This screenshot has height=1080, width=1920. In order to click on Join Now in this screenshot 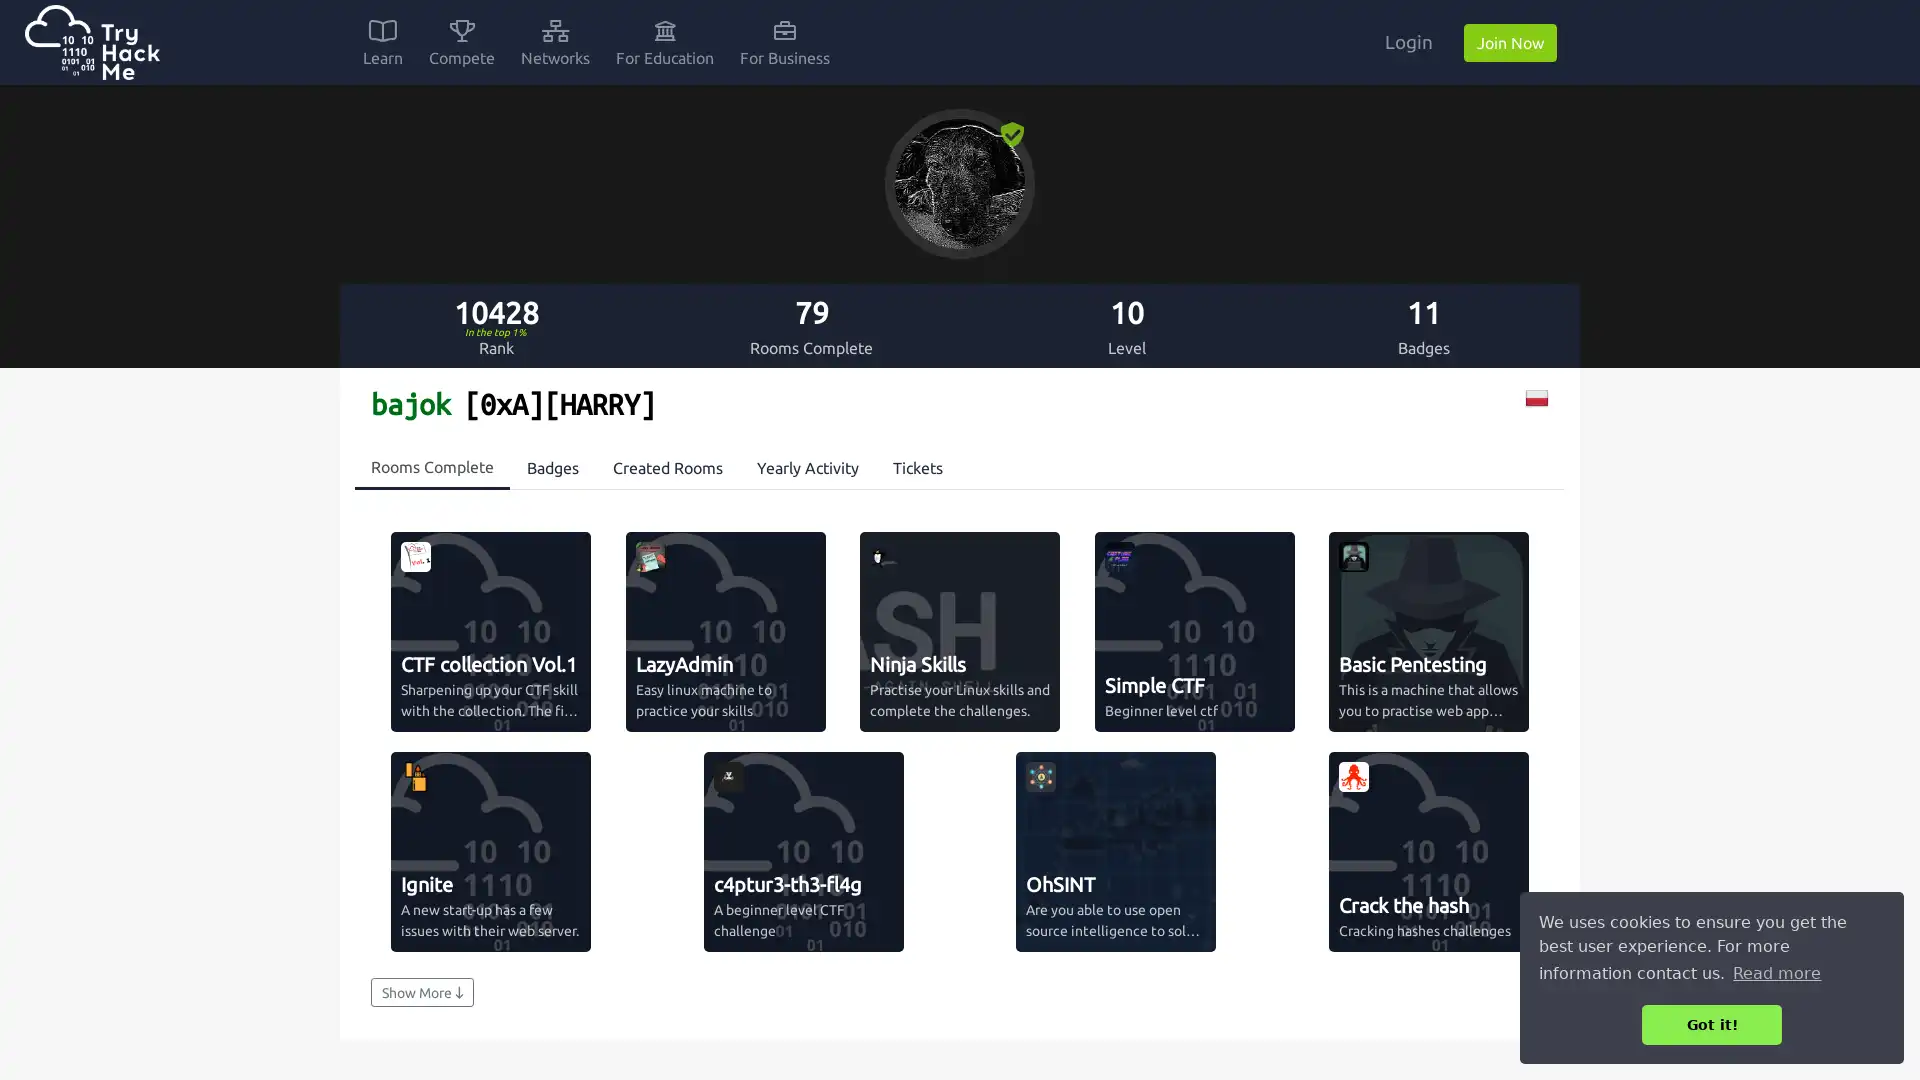, I will do `click(1510, 42)`.